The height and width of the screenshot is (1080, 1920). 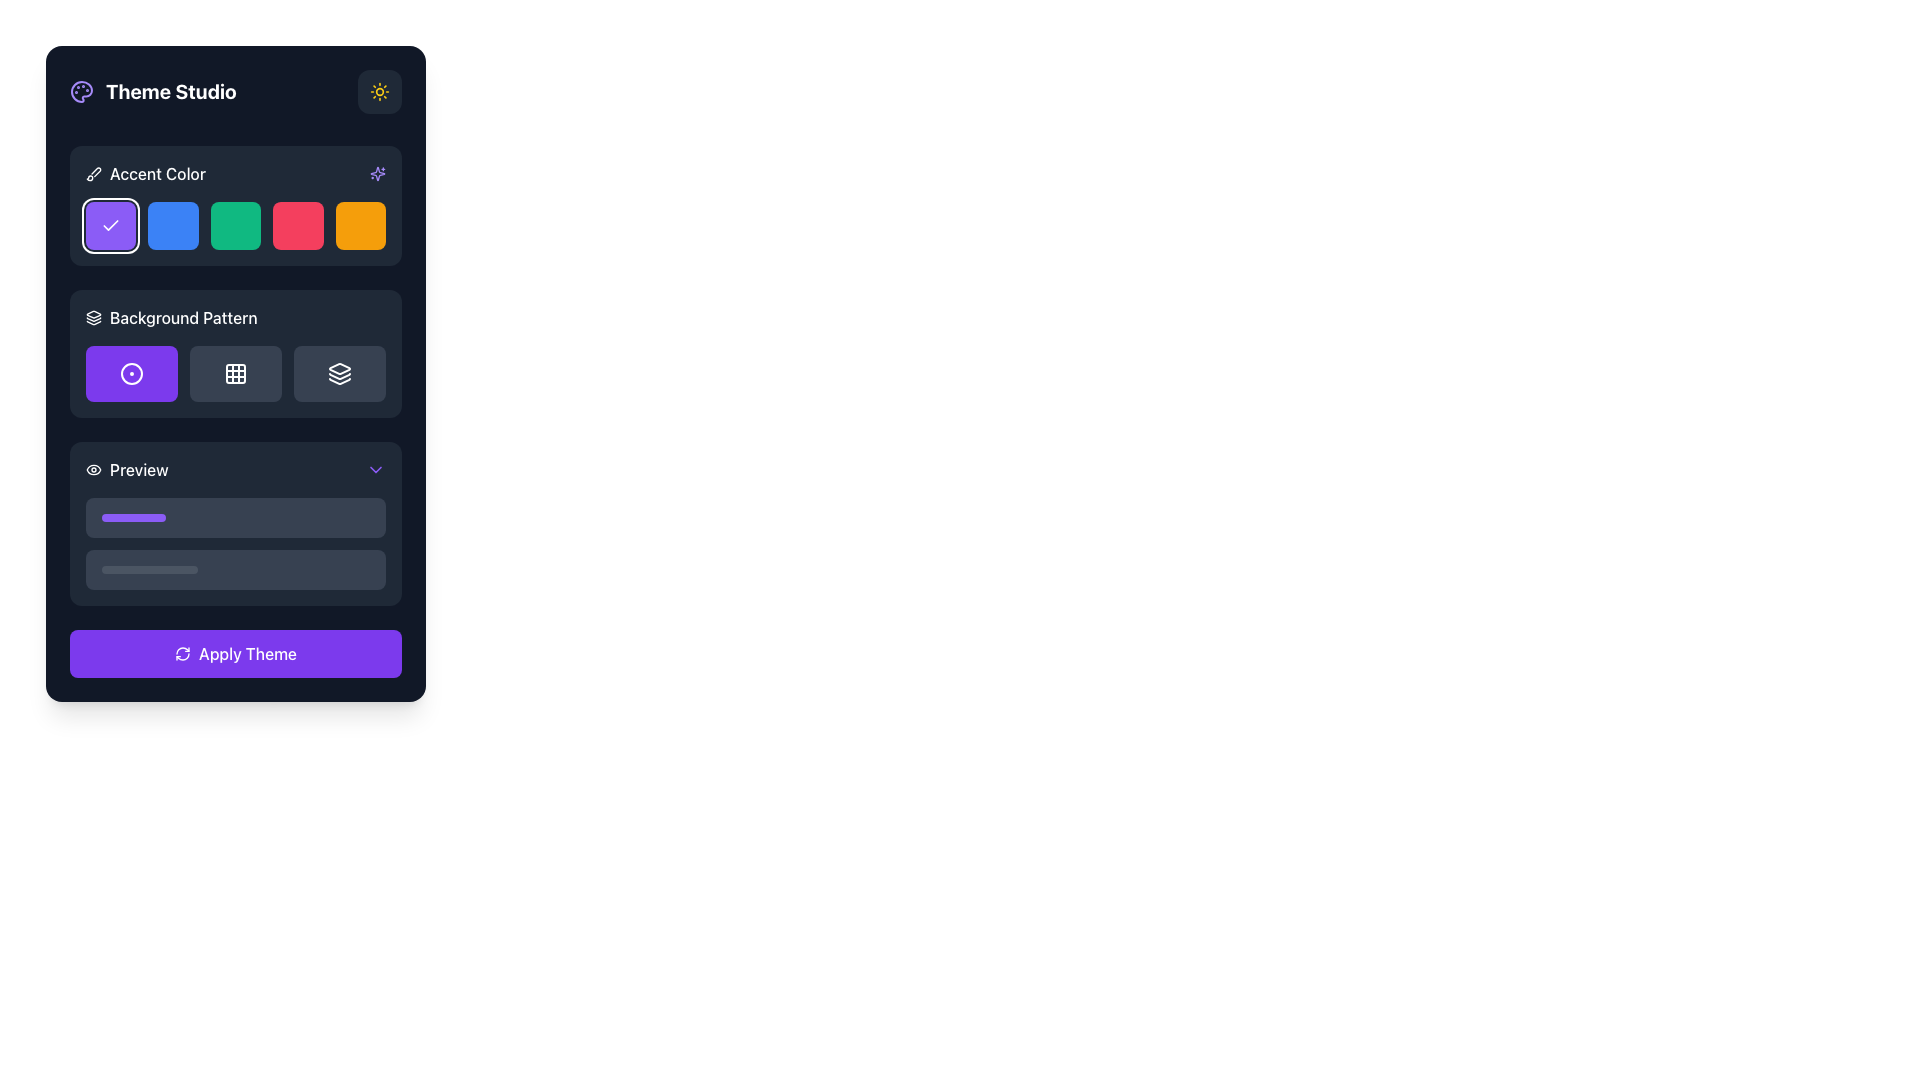 What do you see at coordinates (340, 369) in the screenshot?
I see `the outlined diamond icon in the 'Background Pattern' section` at bounding box center [340, 369].